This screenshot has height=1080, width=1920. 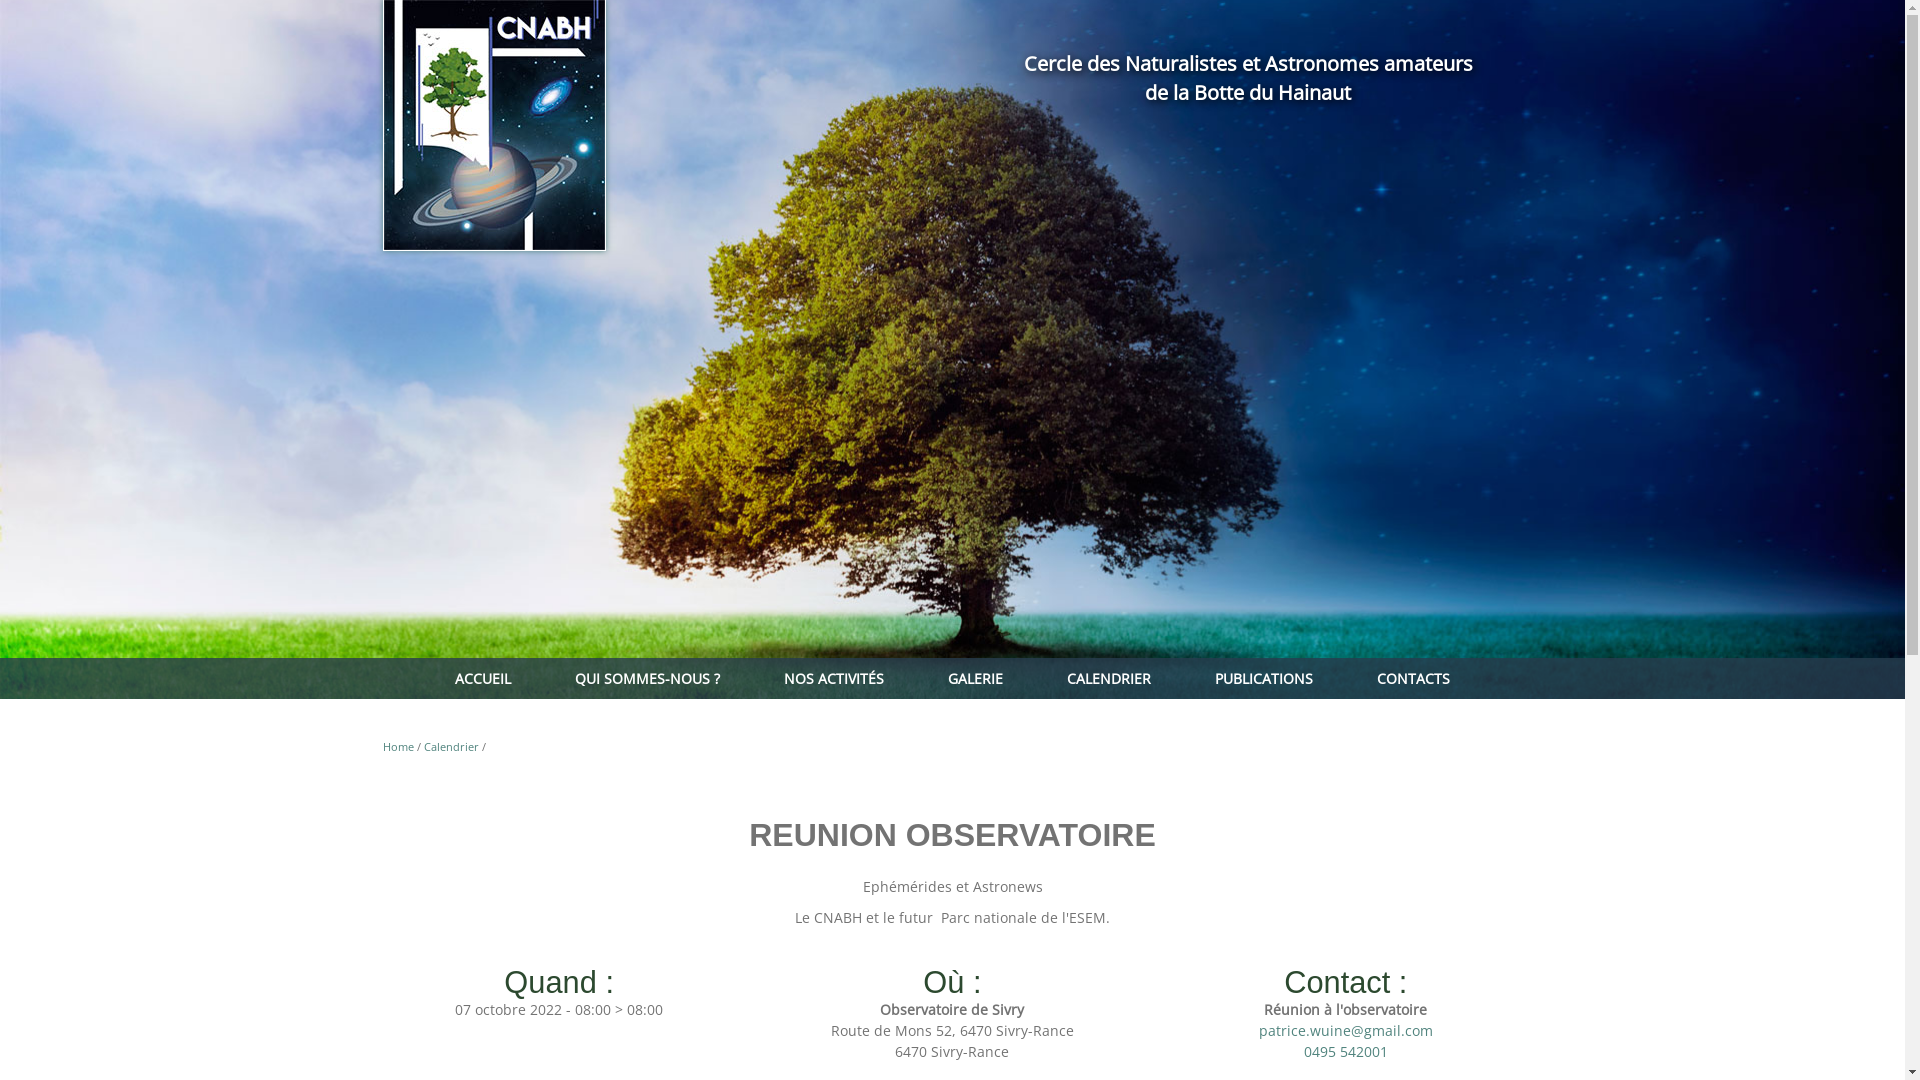 What do you see at coordinates (1304, 1050) in the screenshot?
I see `'0495 542001'` at bounding box center [1304, 1050].